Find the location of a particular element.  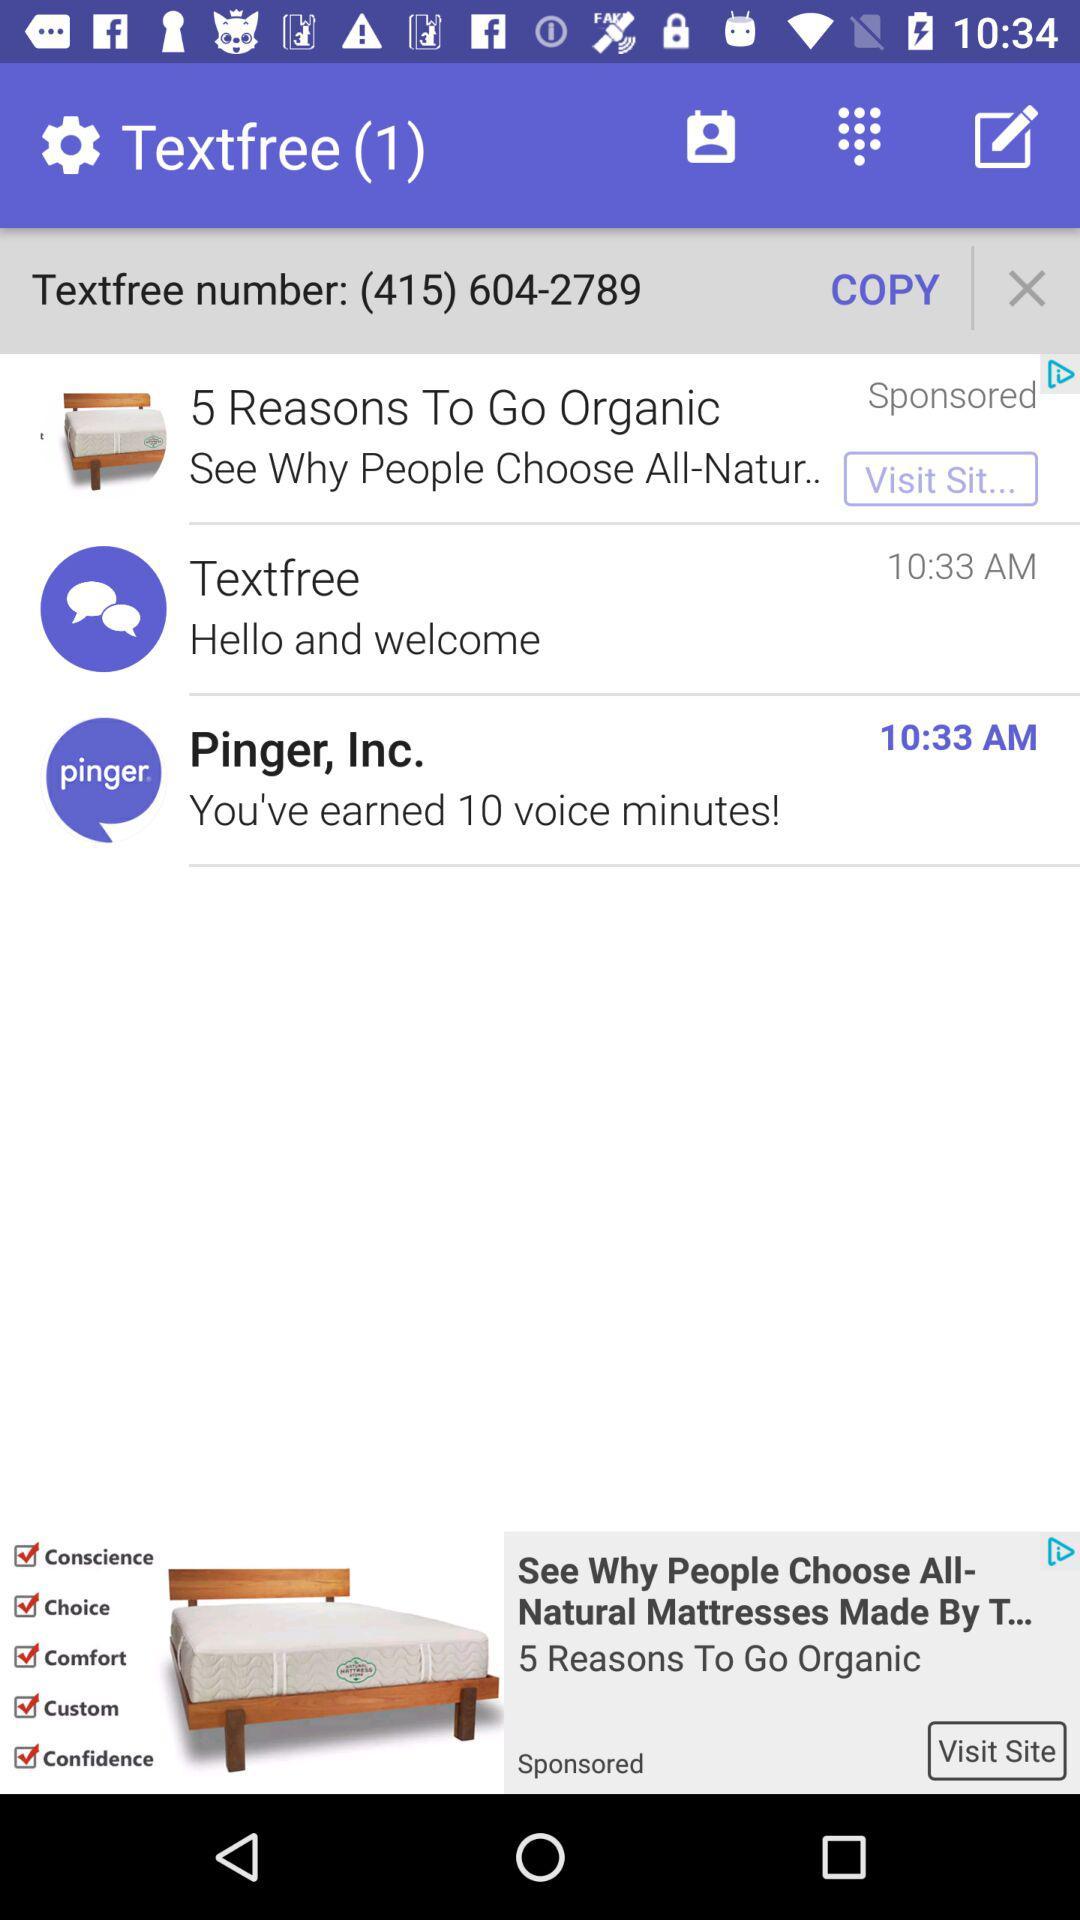

the visit site is located at coordinates (997, 1749).